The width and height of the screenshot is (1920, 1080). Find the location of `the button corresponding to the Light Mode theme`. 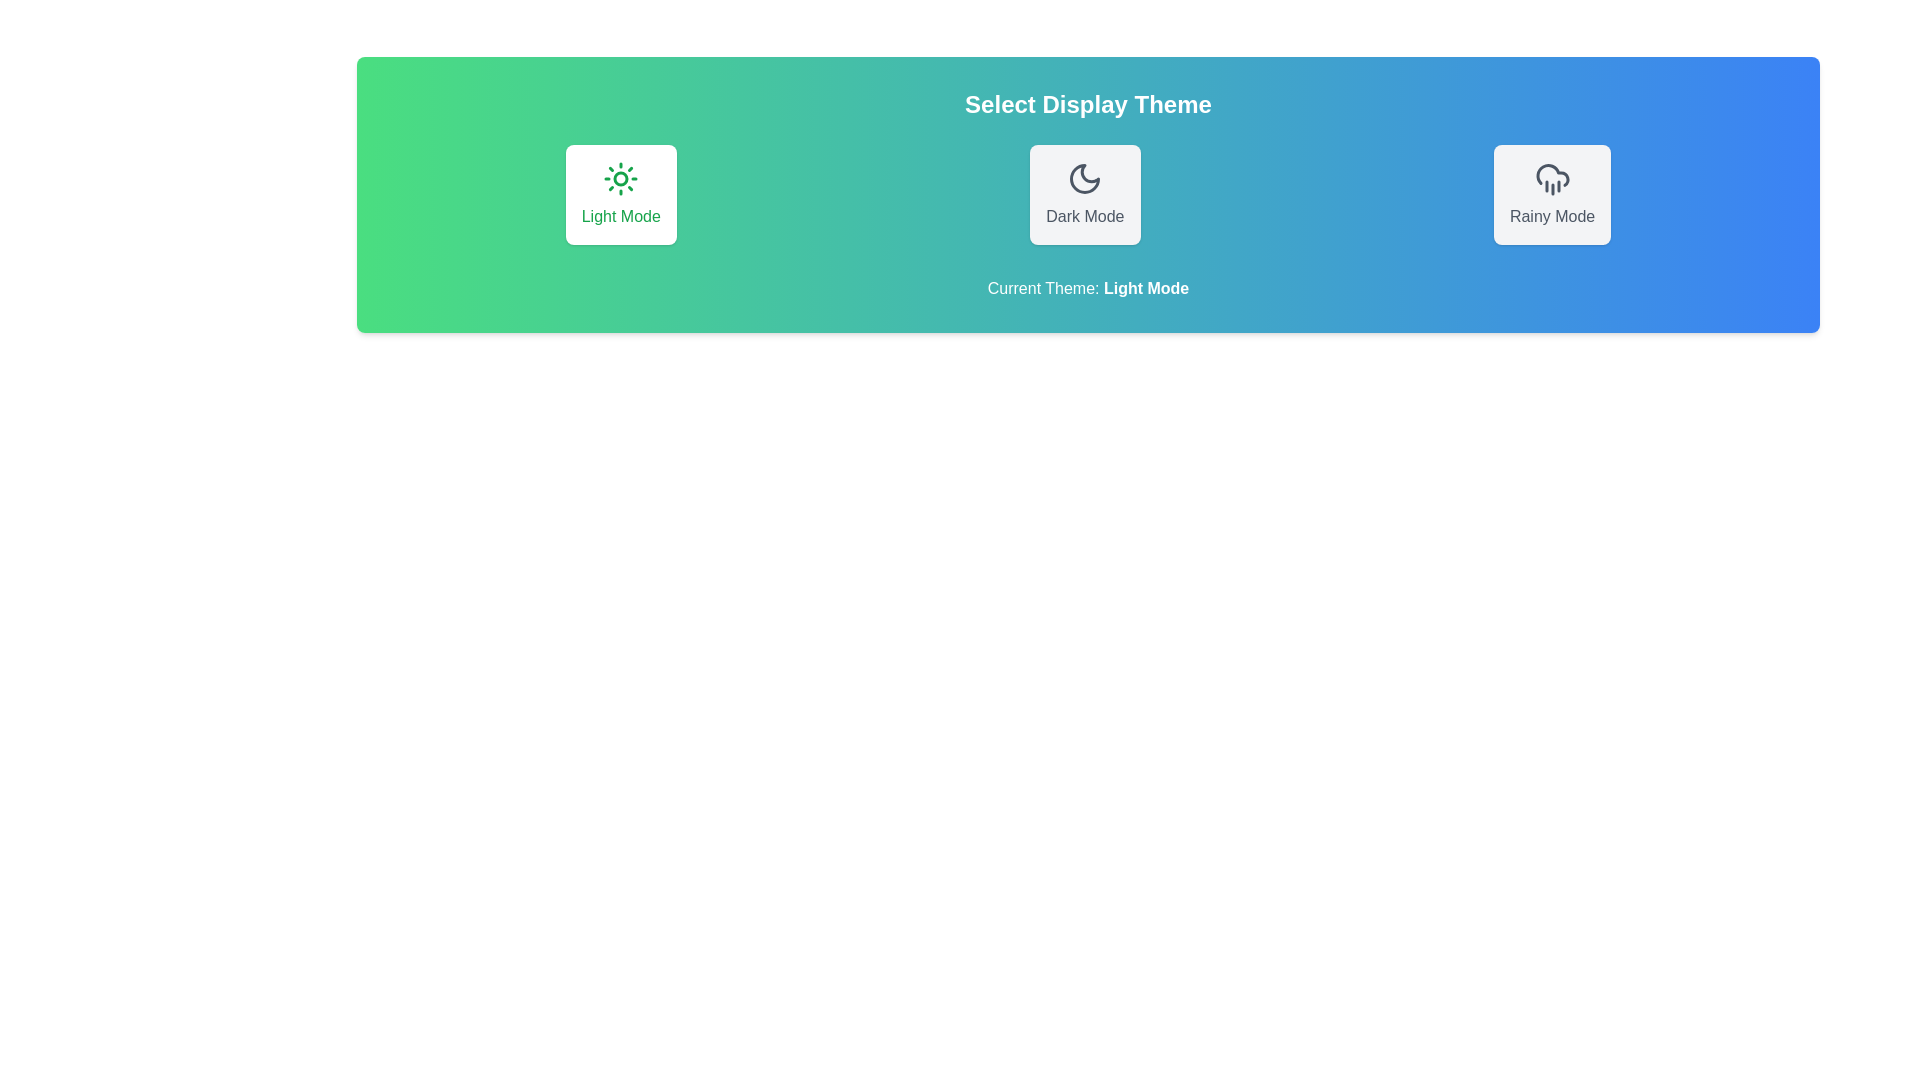

the button corresponding to the Light Mode theme is located at coordinates (619, 195).